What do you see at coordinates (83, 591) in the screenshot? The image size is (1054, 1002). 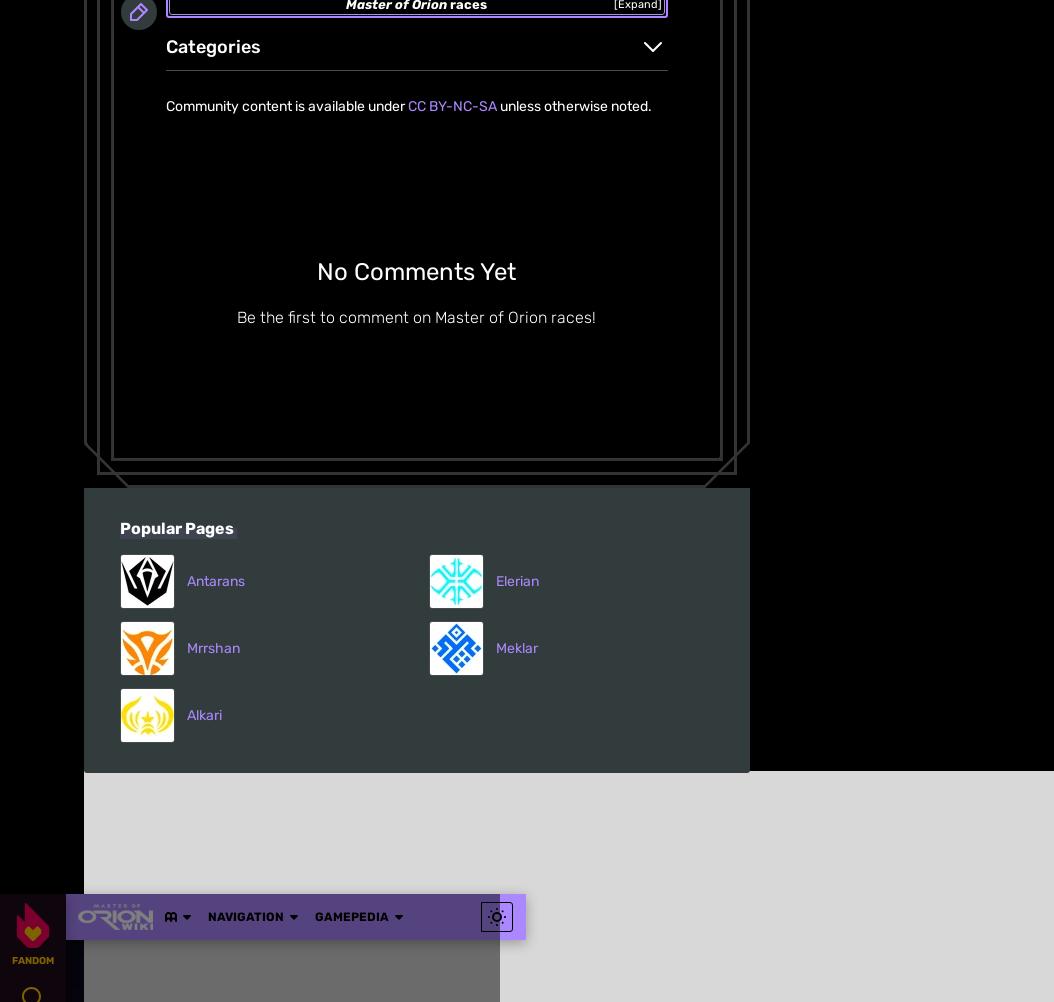 I see `'Support'` at bounding box center [83, 591].